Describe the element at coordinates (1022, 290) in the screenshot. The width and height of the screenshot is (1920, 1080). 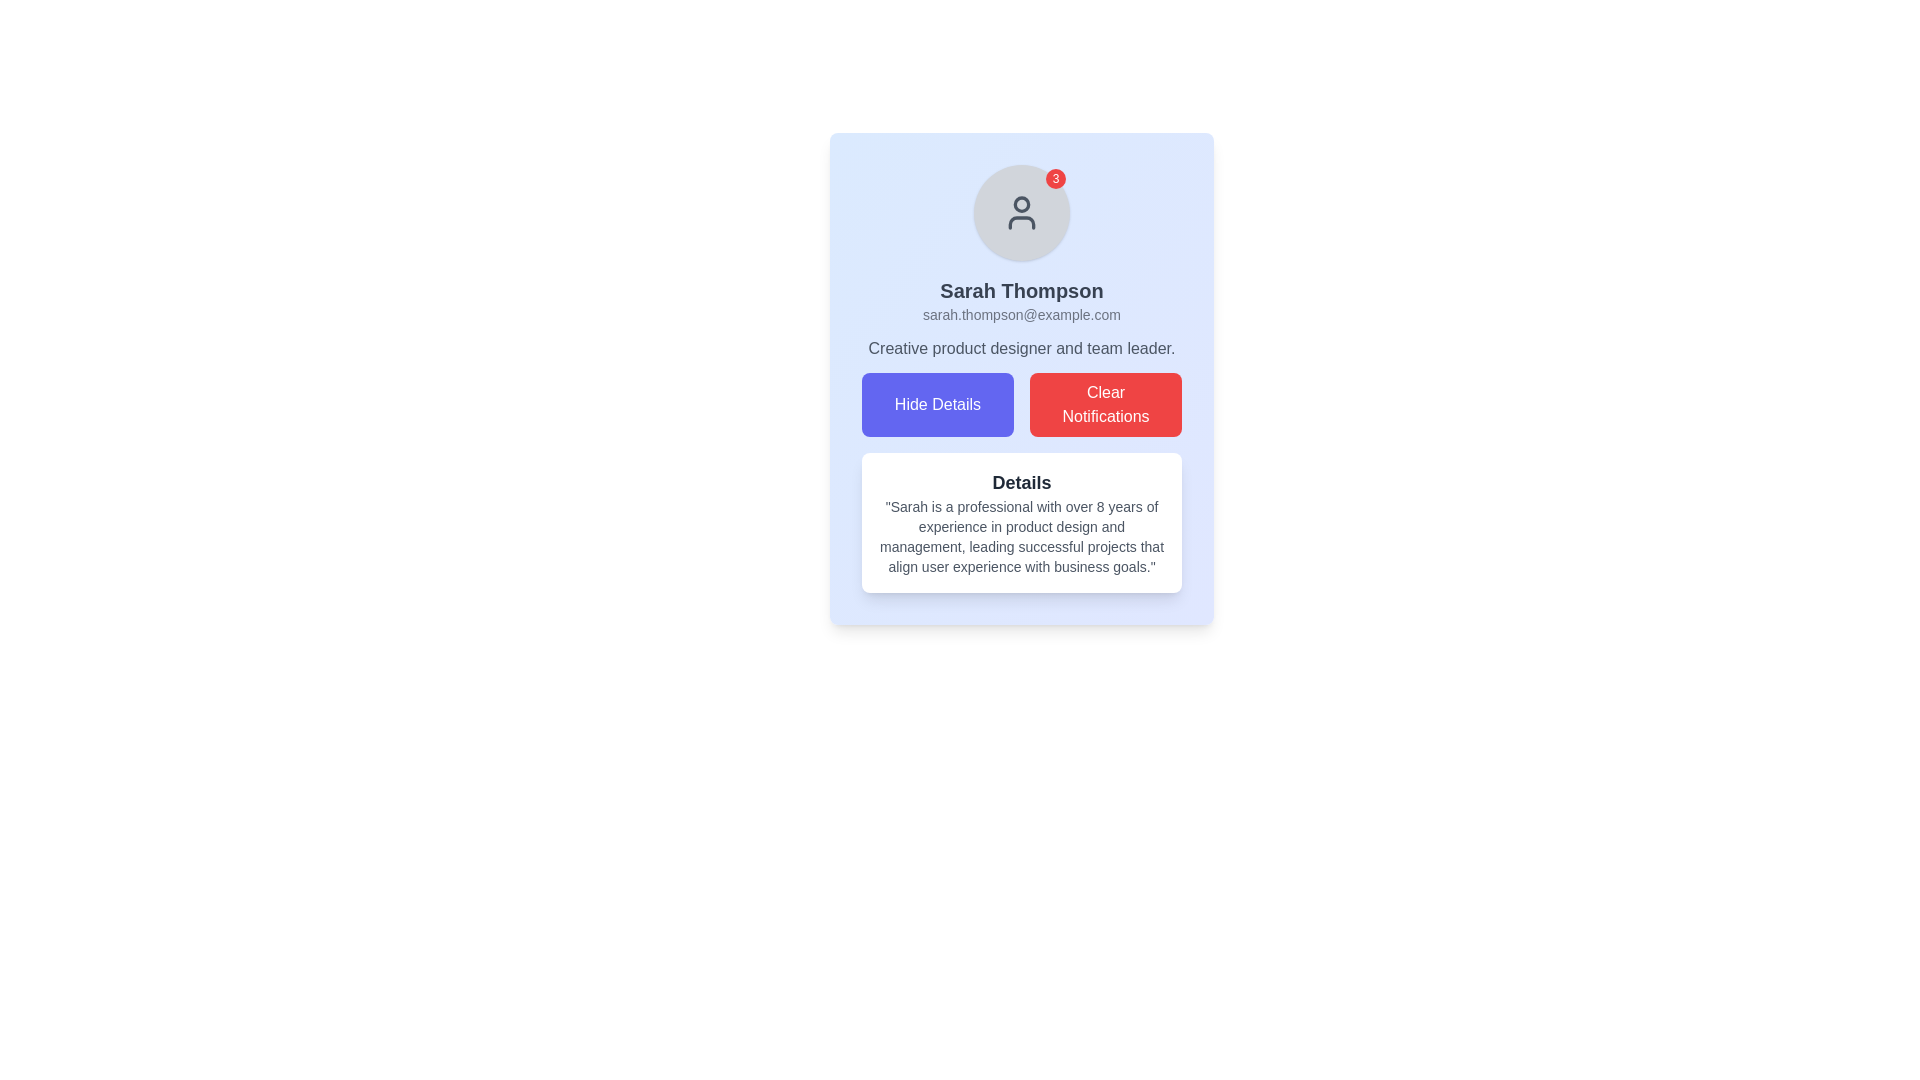
I see `name displayed in the profile text label, which is positioned centrally under the avatar icon and above the email address` at that location.